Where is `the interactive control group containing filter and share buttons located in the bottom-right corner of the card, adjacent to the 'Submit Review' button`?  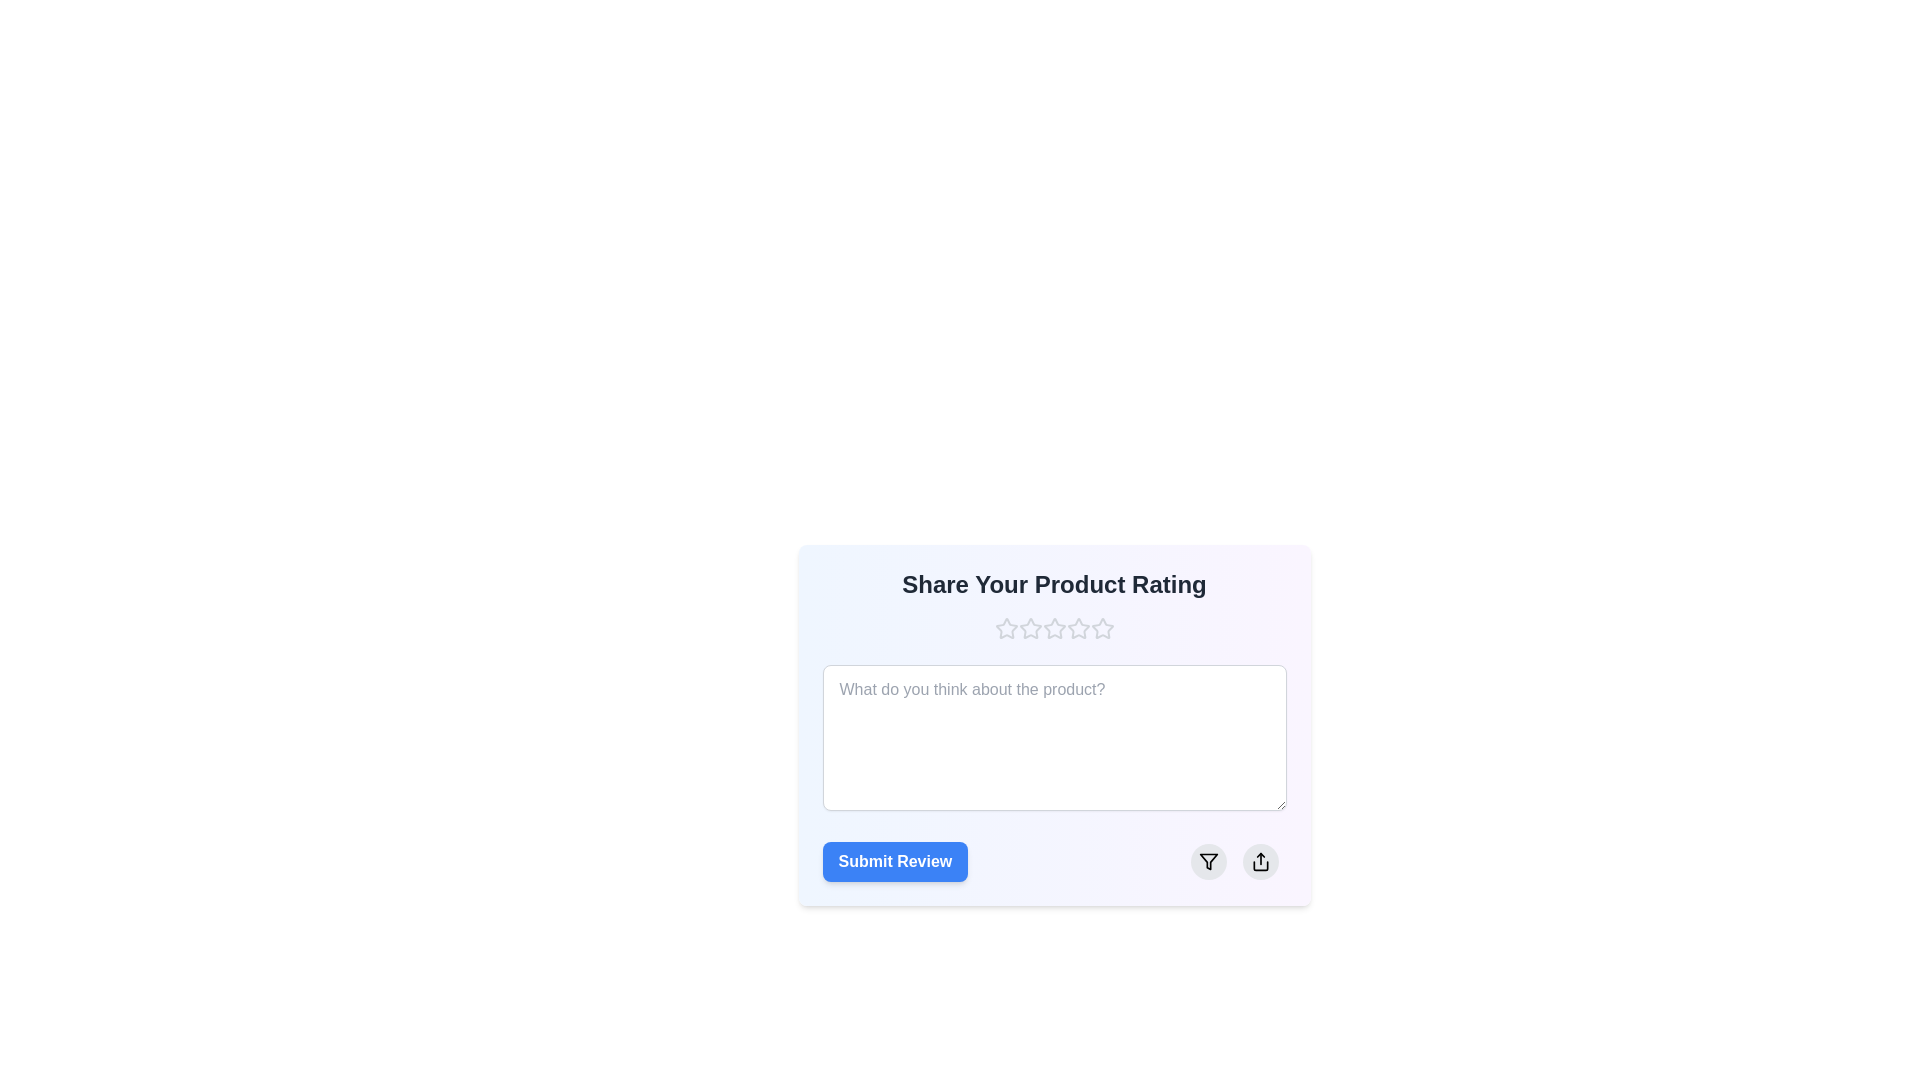
the interactive control group containing filter and share buttons located in the bottom-right corner of the card, adjacent to the 'Submit Review' button is located at coordinates (1233, 860).